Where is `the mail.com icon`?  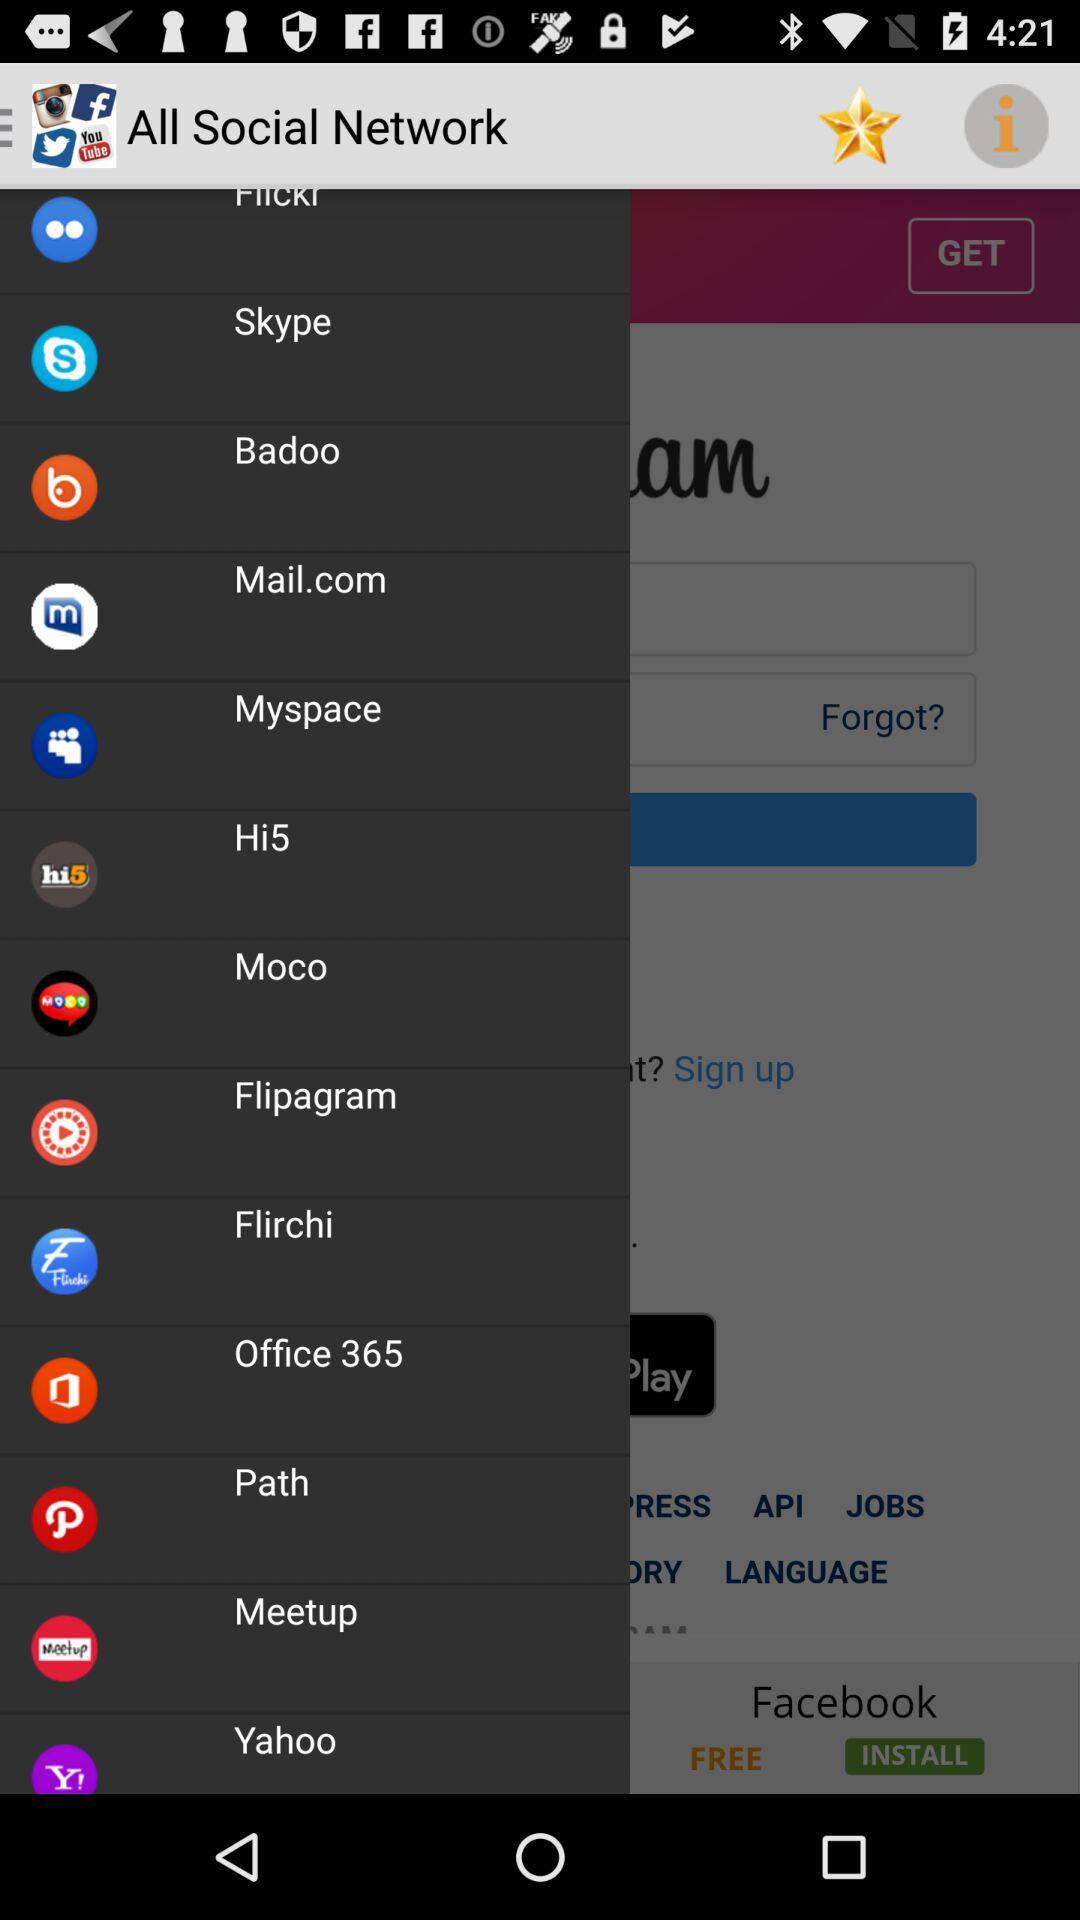 the mail.com icon is located at coordinates (310, 577).